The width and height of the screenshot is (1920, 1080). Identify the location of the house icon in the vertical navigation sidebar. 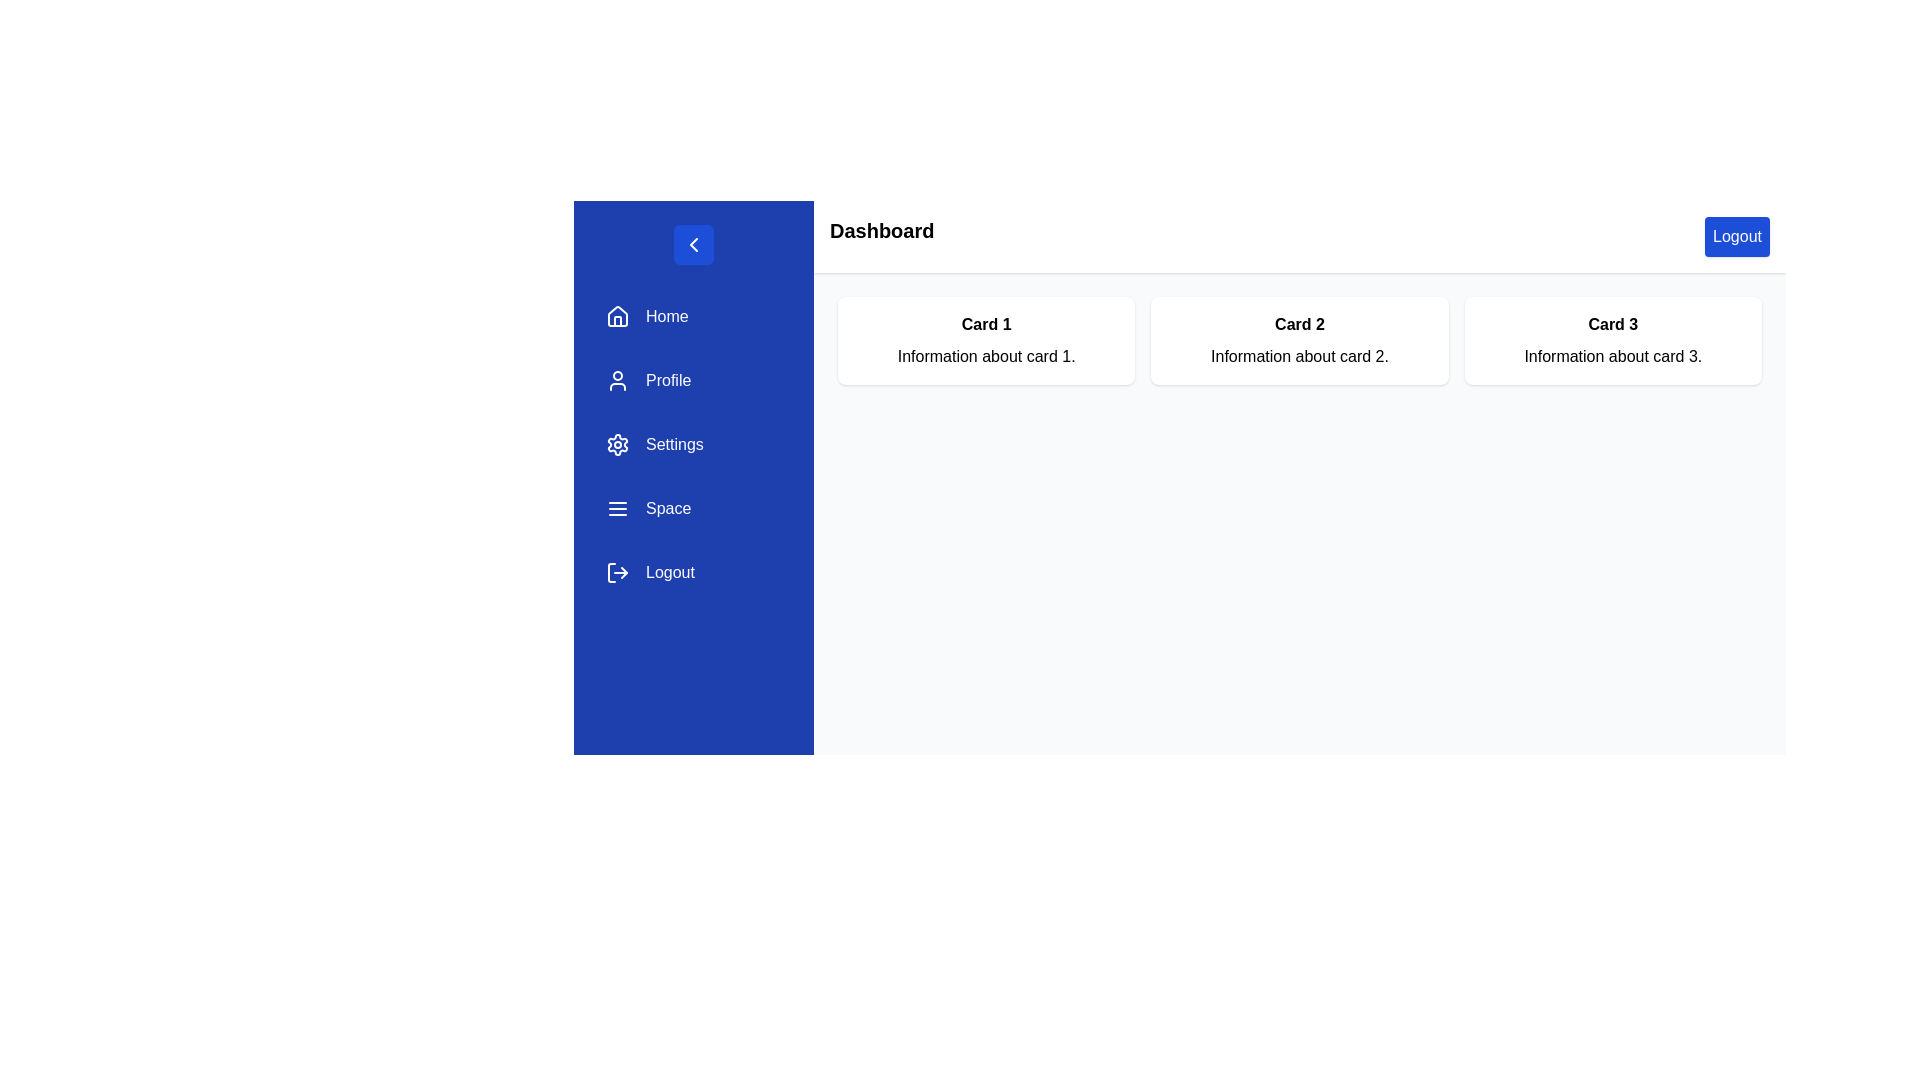
(617, 315).